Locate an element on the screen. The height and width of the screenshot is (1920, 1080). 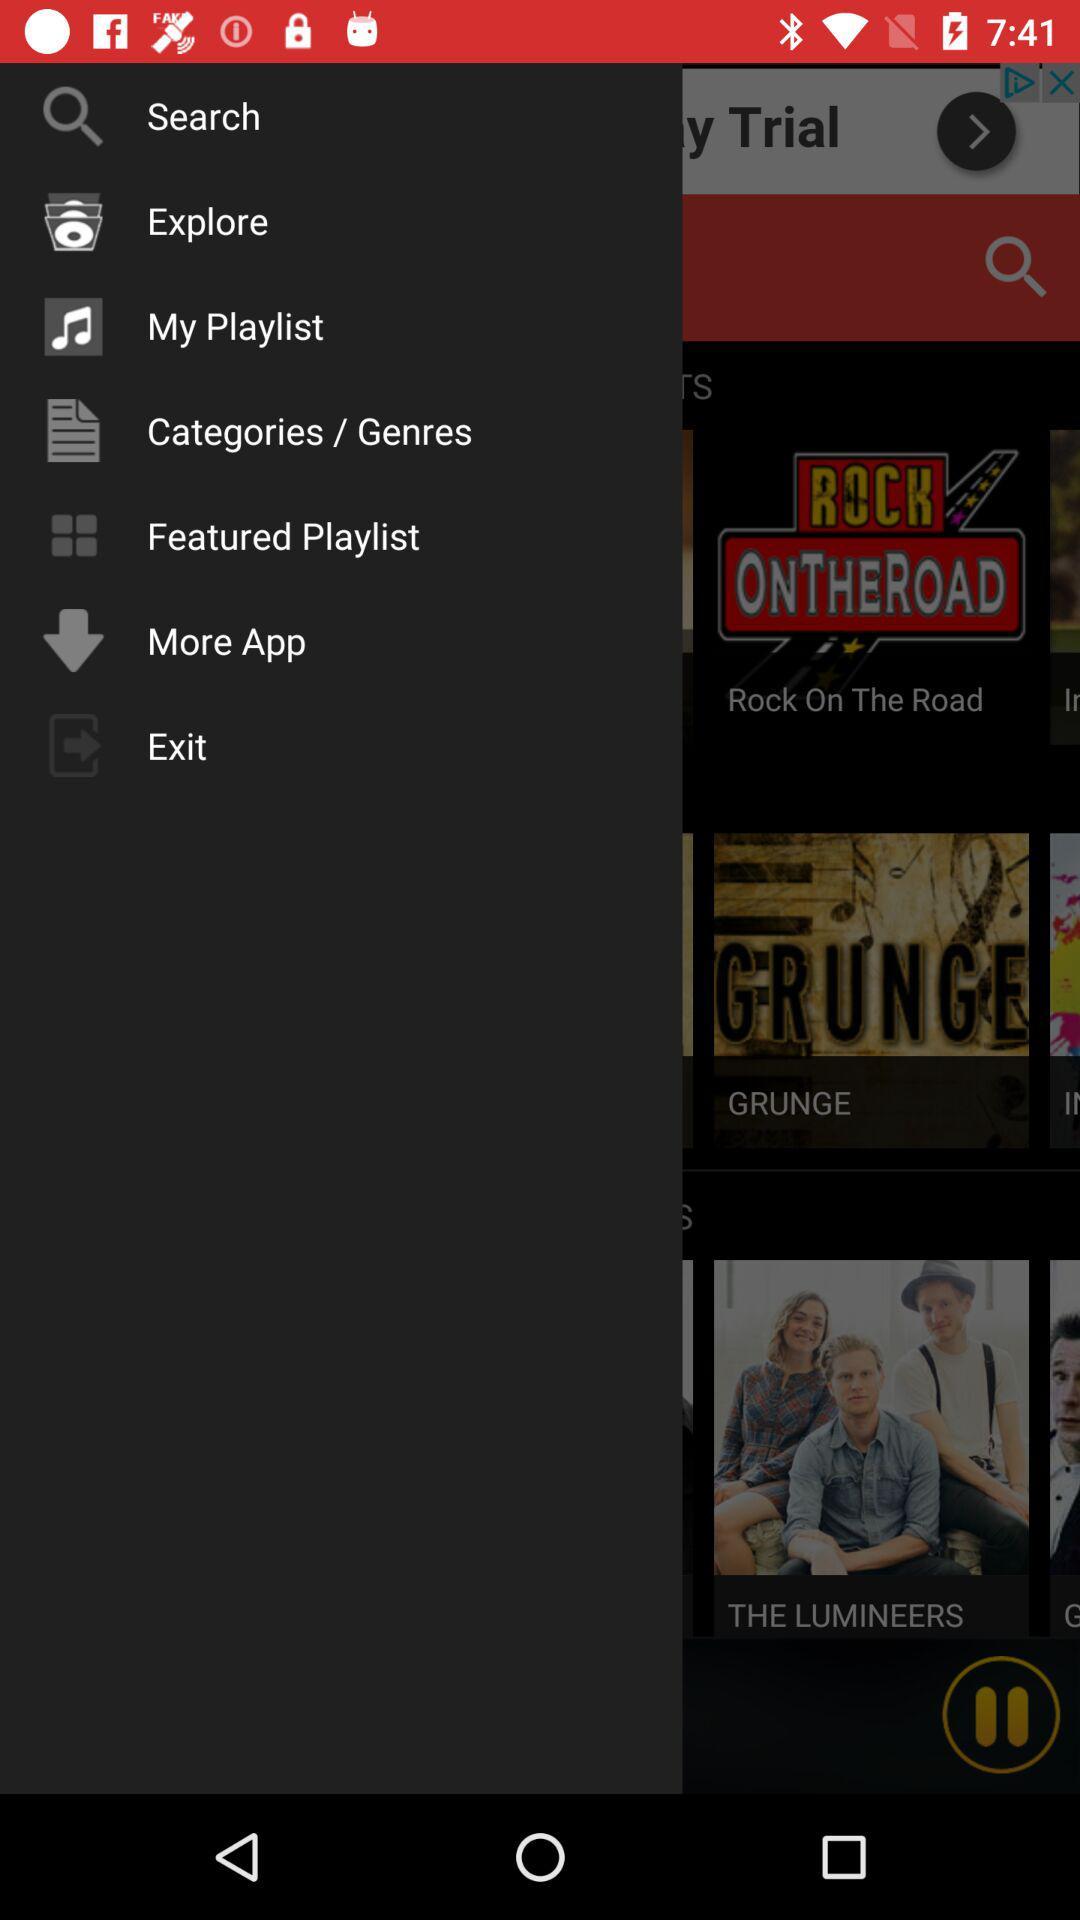
the pause icon is located at coordinates (1001, 1714).